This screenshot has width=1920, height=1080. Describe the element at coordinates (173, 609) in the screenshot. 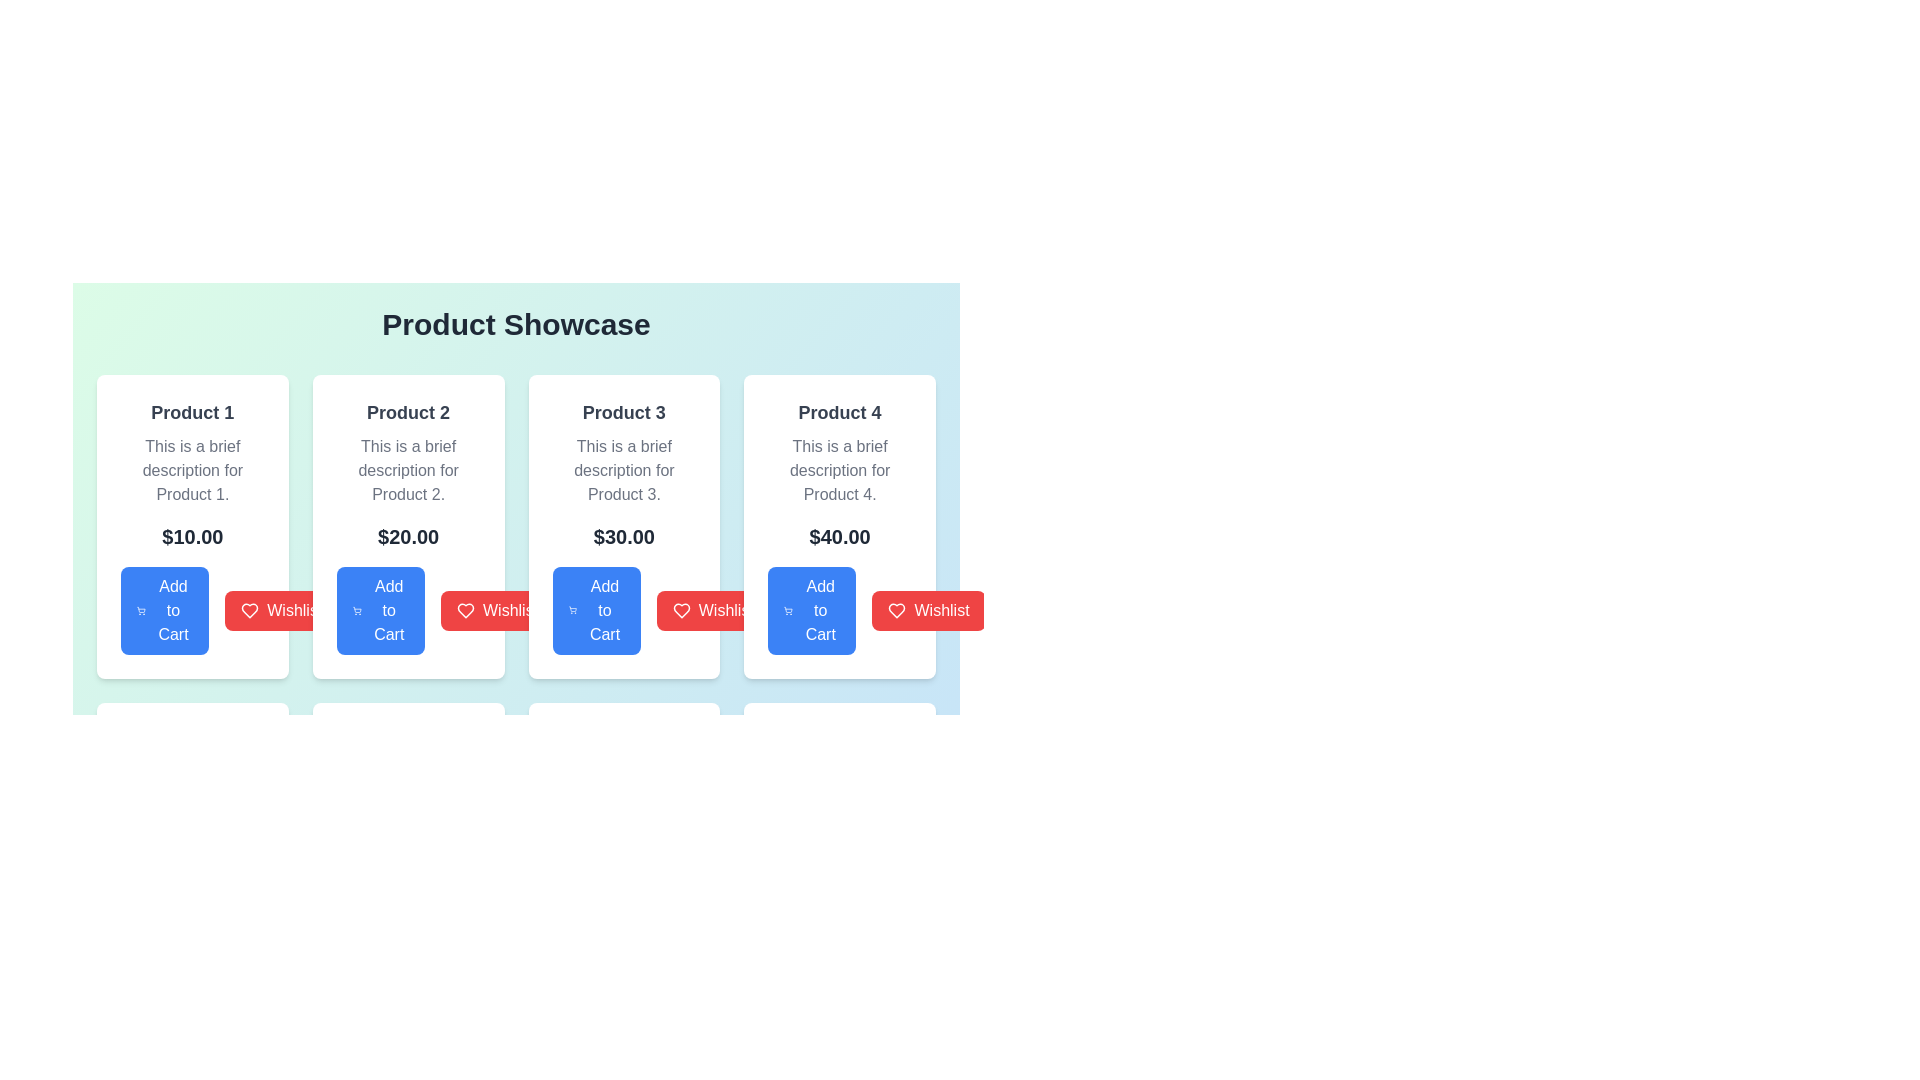

I see `the 'Add to Cart' text label within the button located in the lower section of the 'Product 1' card` at that location.